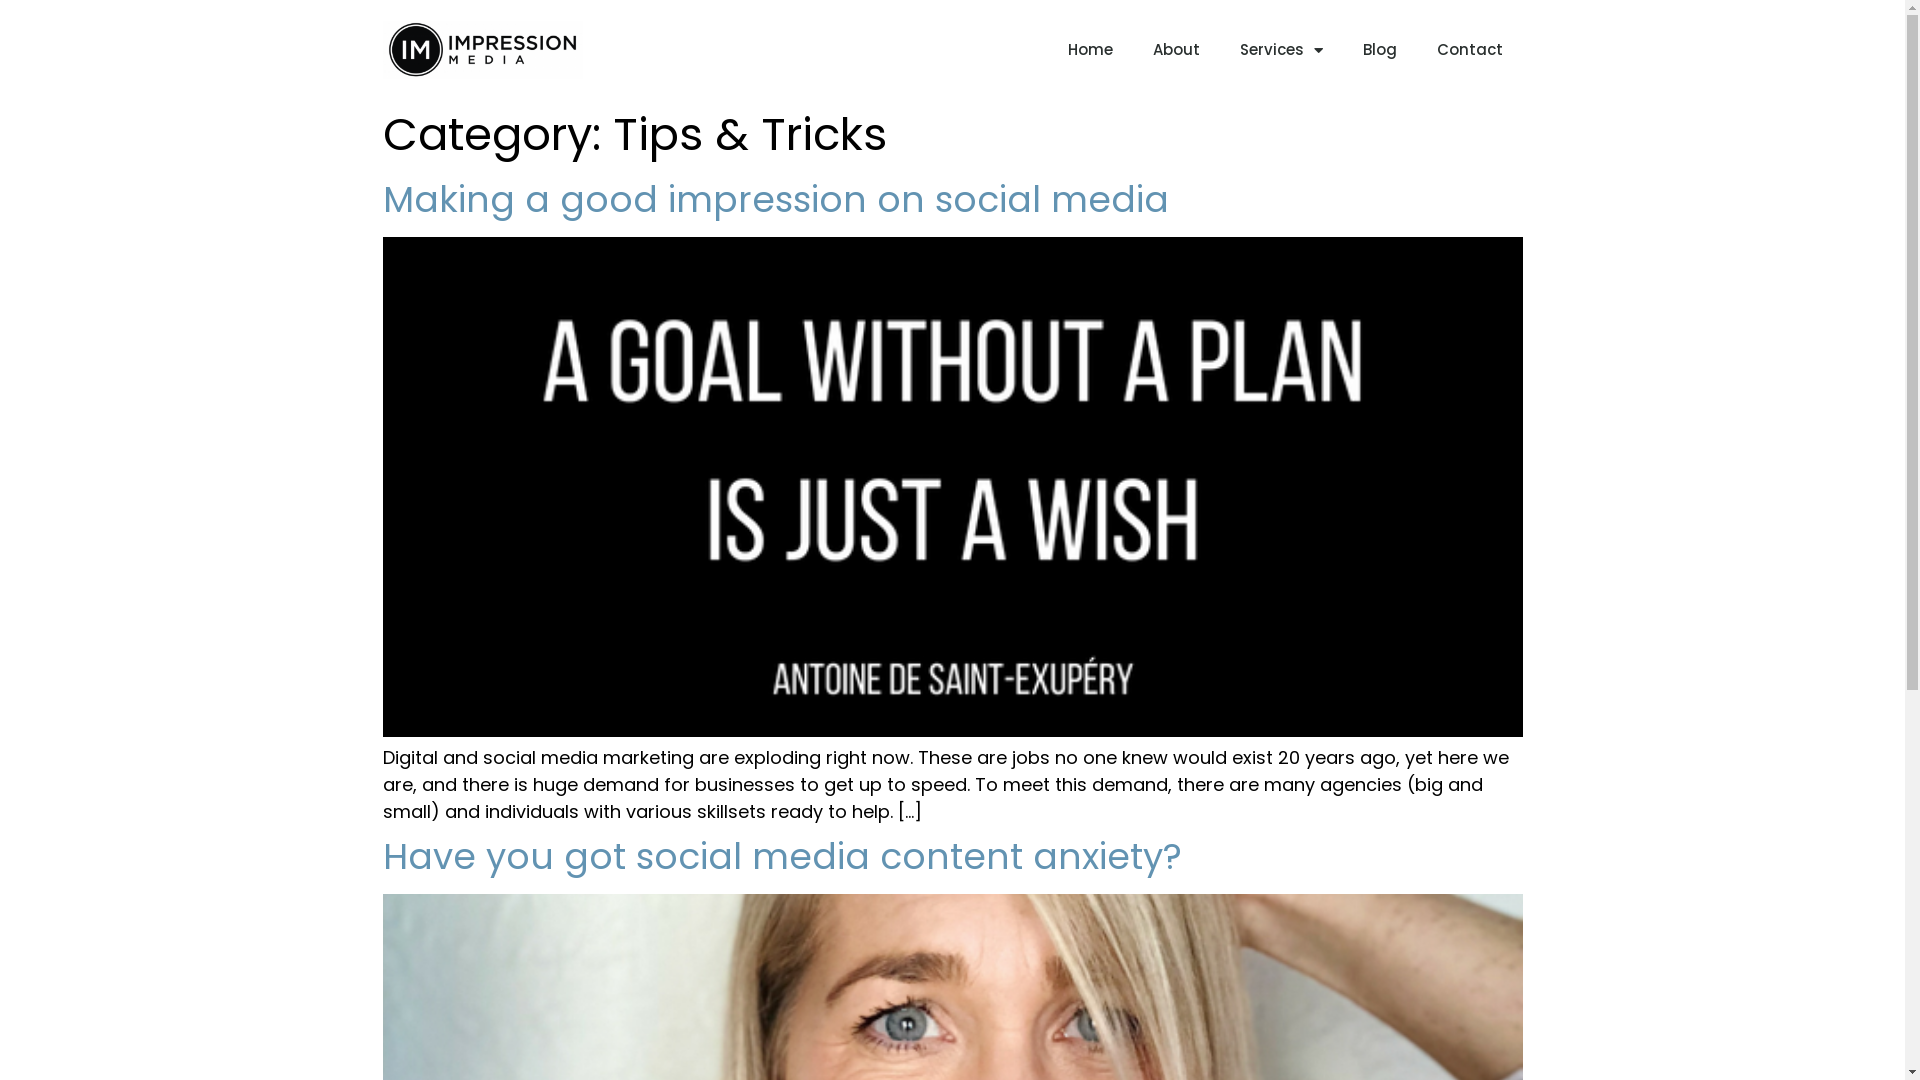 Image resolution: width=1920 pixels, height=1080 pixels. Describe the element at coordinates (1281, 49) in the screenshot. I see `'Services'` at that location.